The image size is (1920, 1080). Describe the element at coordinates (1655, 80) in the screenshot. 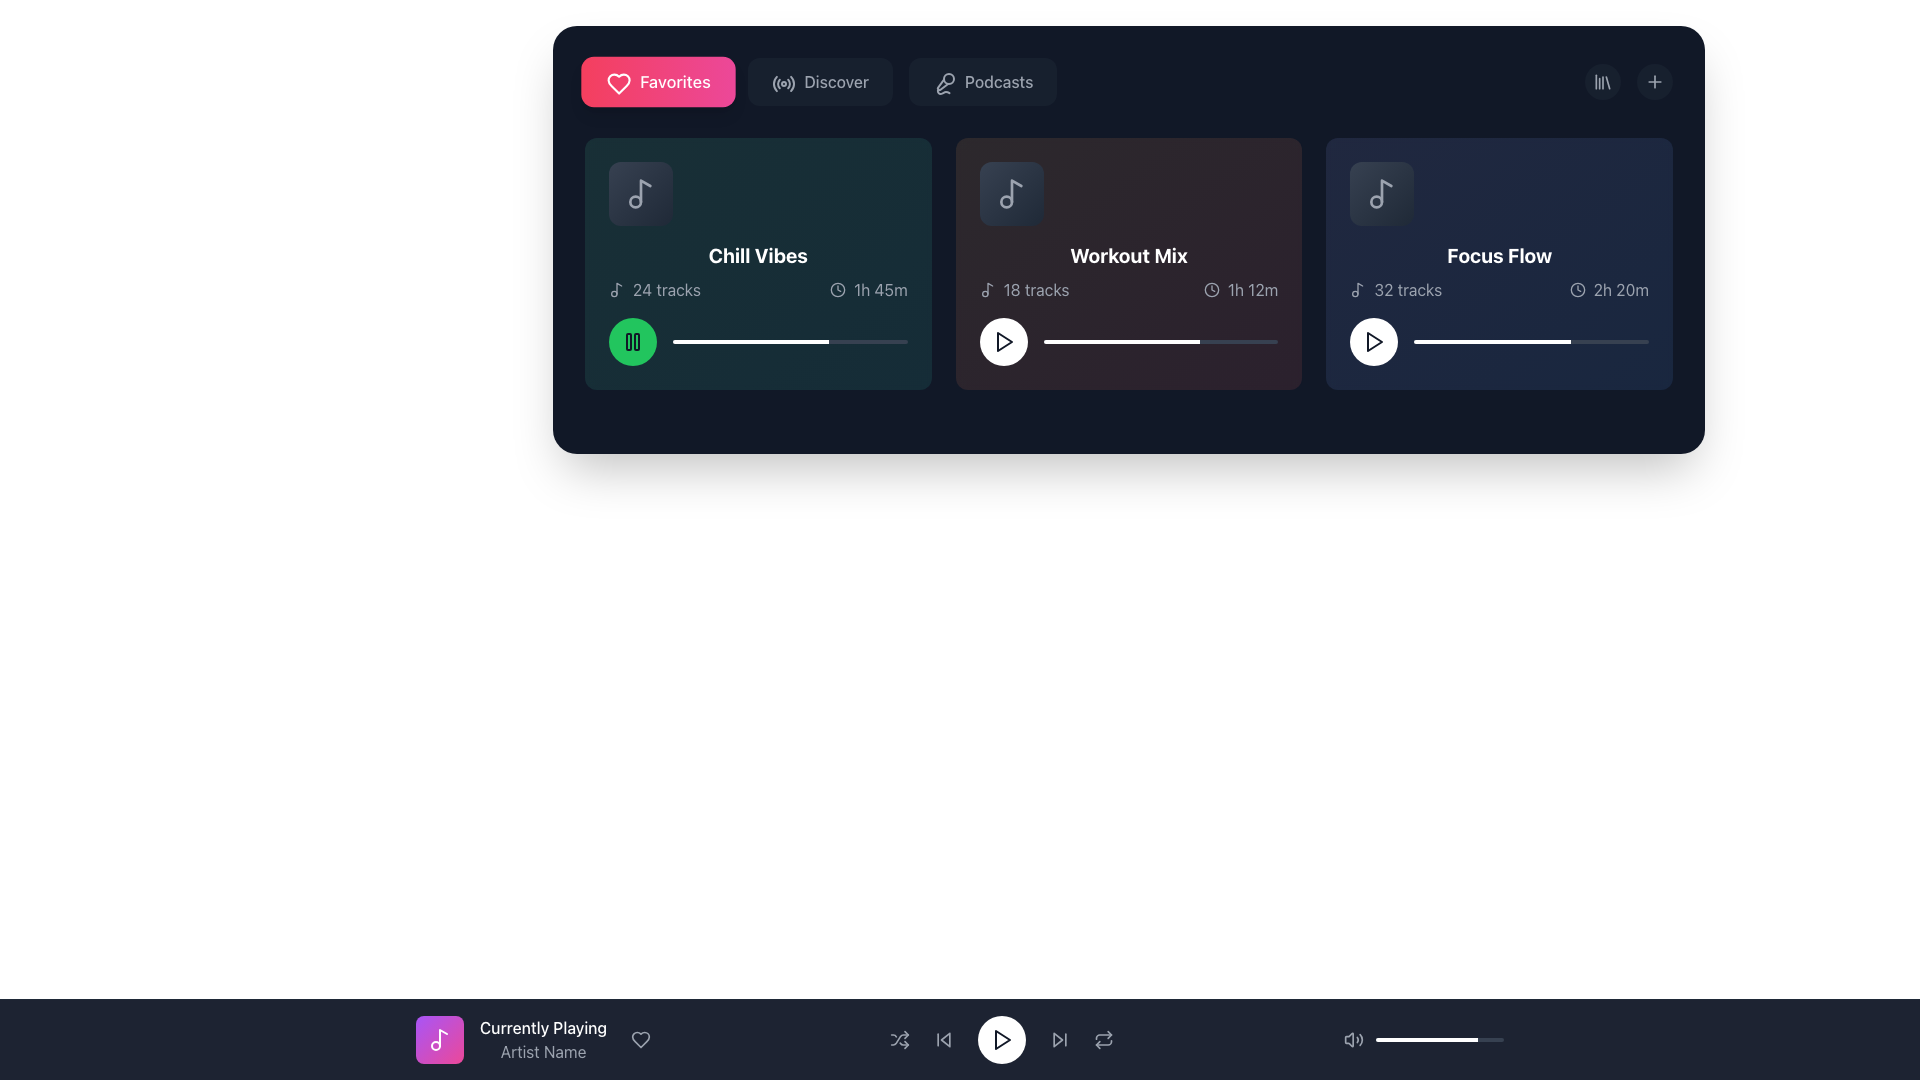

I see `the plus-shaped icon button located in the top-right corner of the 'Focus Flow' card` at that location.